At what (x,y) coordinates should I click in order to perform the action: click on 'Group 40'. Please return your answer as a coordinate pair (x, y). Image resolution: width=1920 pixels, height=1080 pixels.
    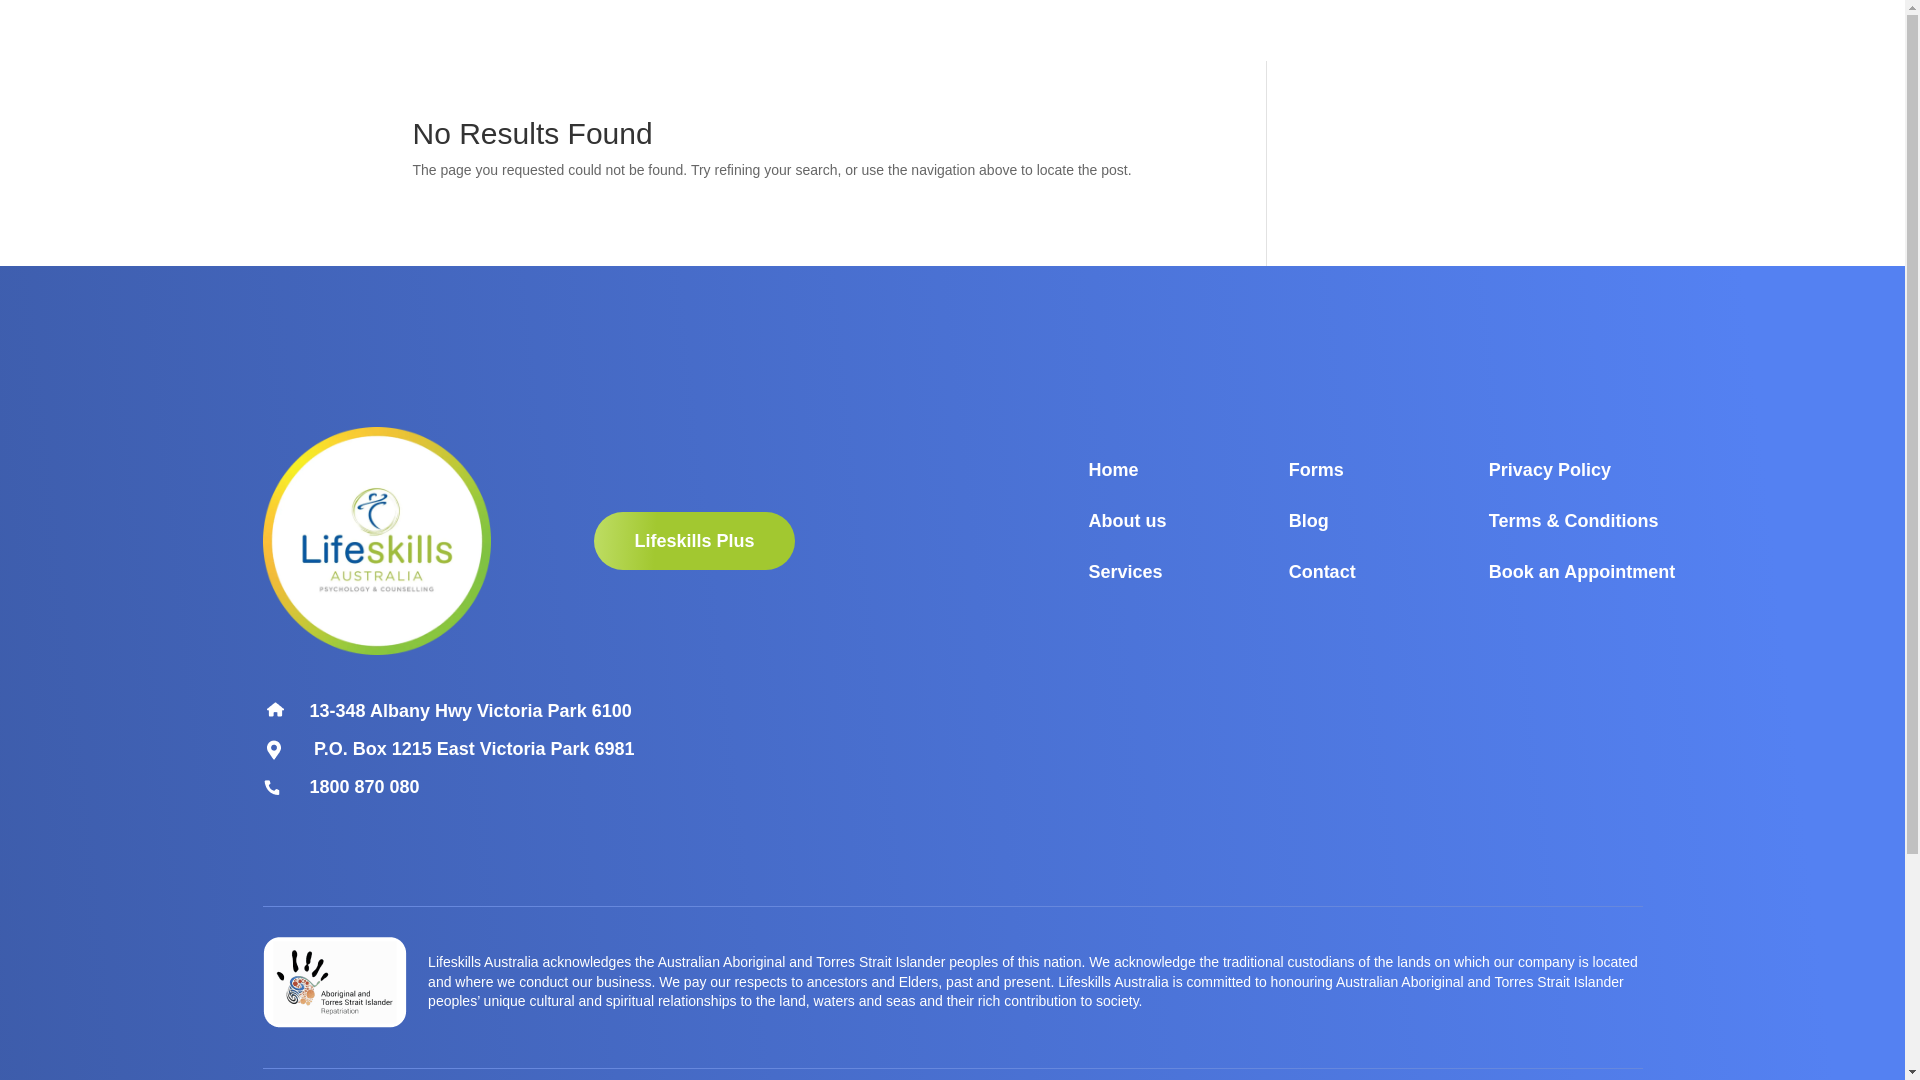
    Looking at the image, I should click on (334, 981).